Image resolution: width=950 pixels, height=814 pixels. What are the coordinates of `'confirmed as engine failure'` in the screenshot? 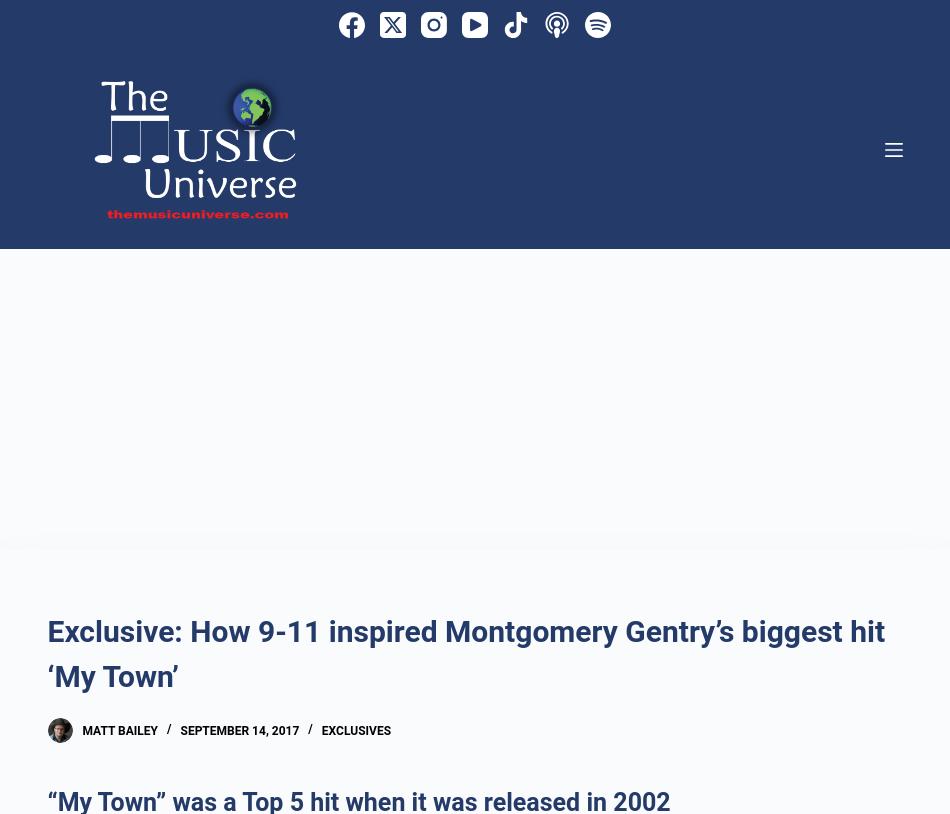 It's located at (617, 147).